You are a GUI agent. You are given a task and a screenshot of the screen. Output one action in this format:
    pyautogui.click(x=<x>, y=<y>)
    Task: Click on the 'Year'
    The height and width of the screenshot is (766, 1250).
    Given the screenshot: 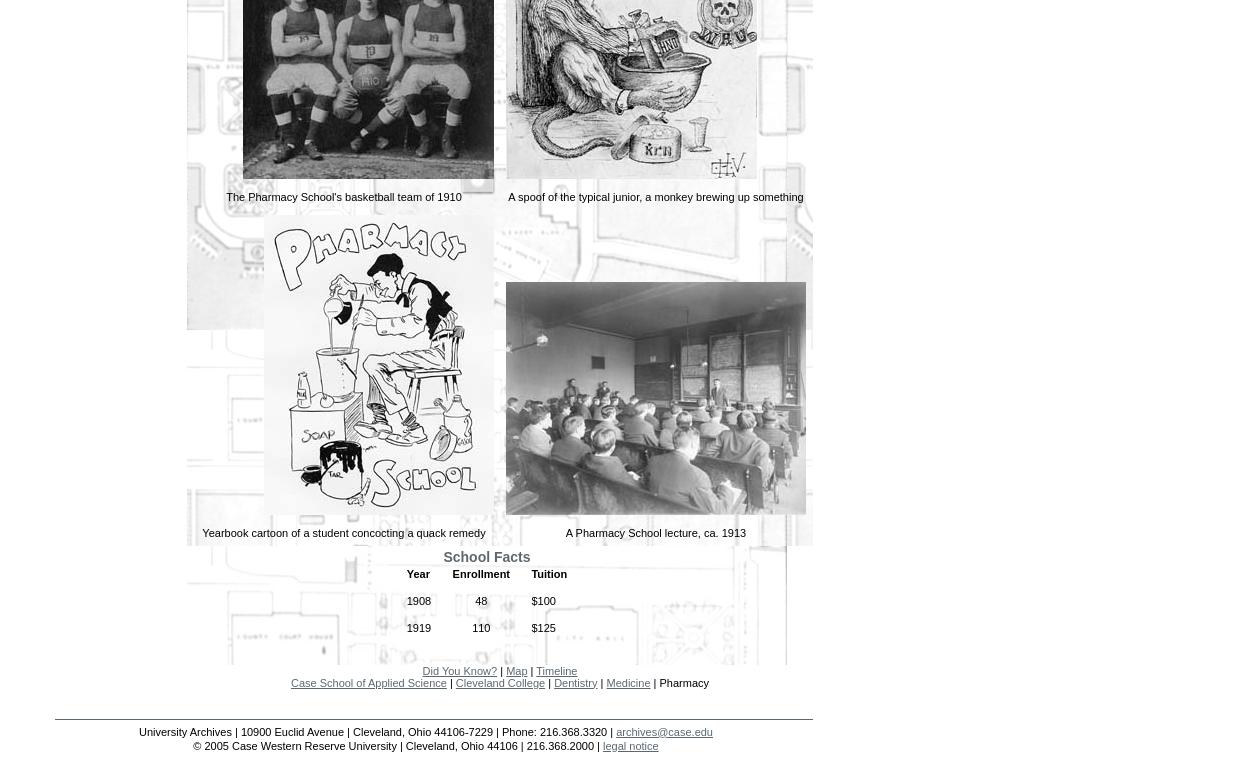 What is the action you would take?
    pyautogui.click(x=417, y=572)
    